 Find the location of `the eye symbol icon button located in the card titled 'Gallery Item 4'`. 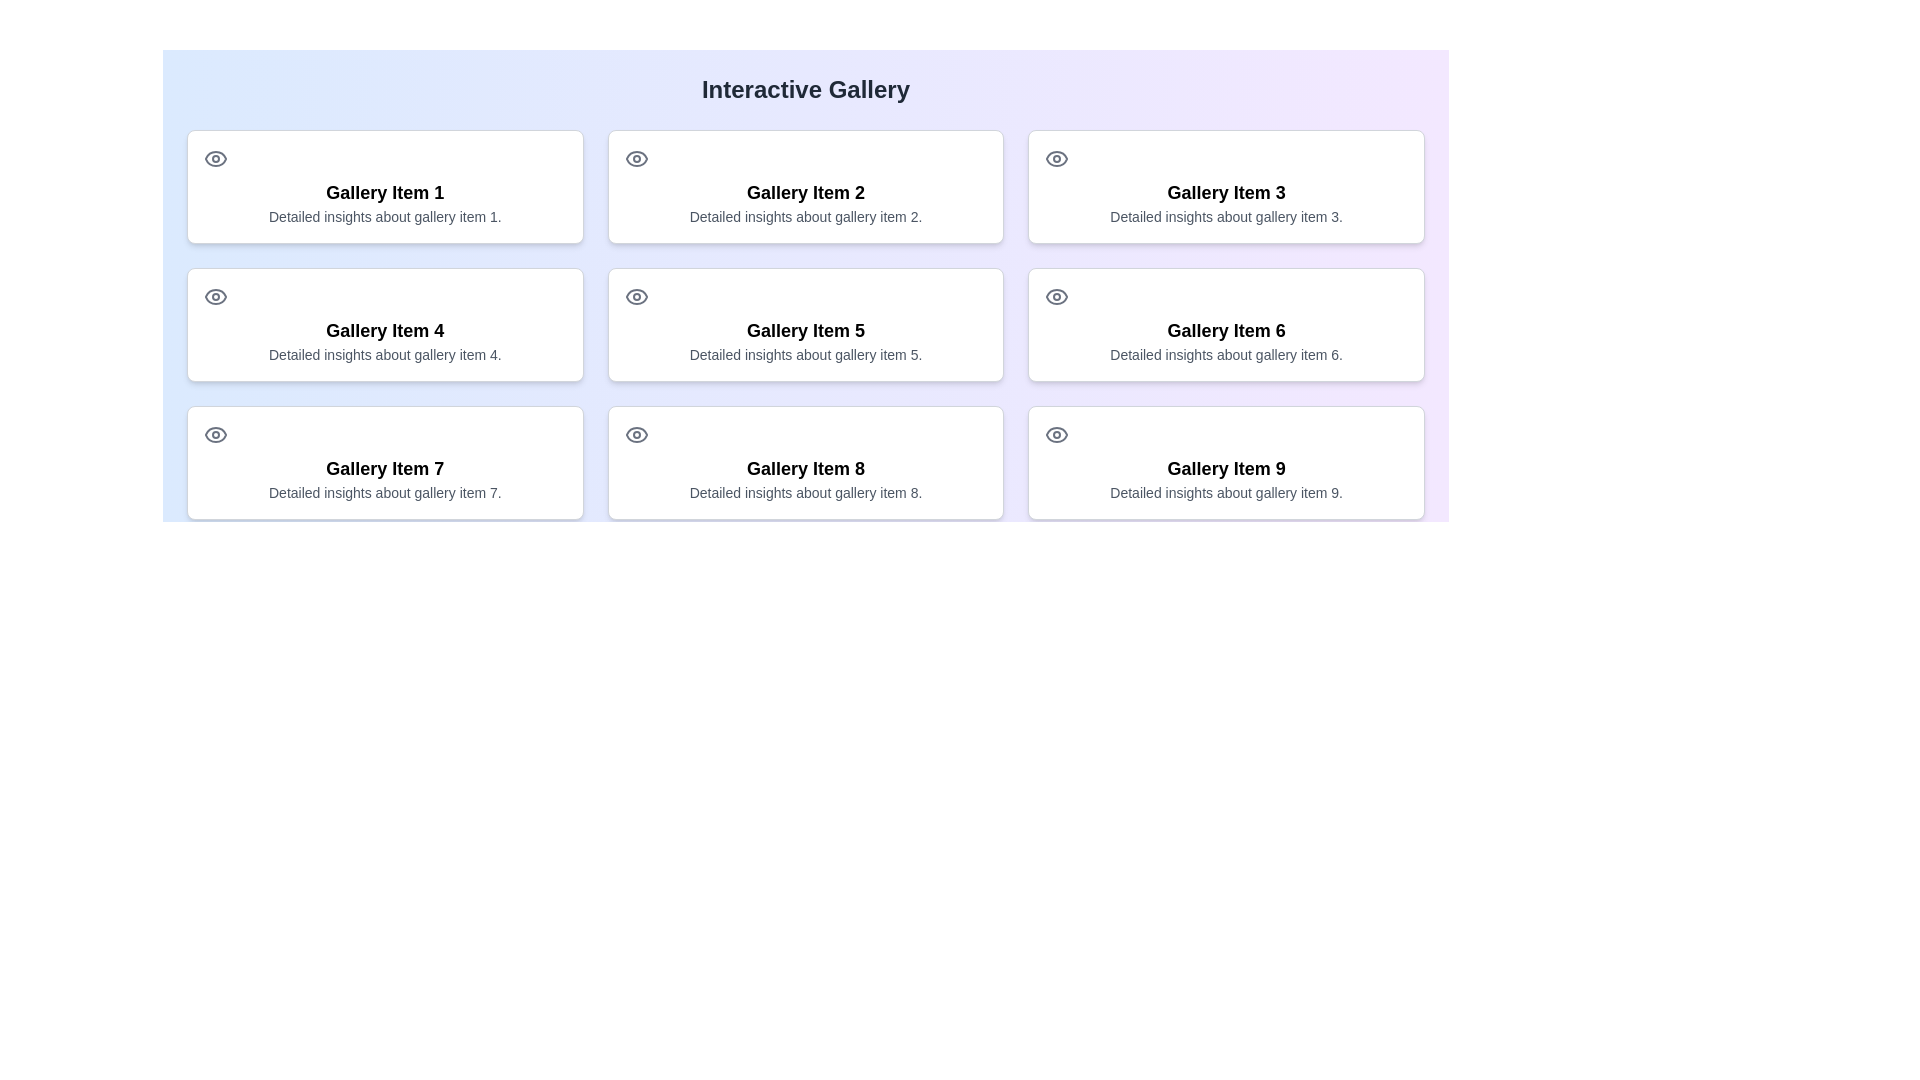

the eye symbol icon button located in the card titled 'Gallery Item 4' is located at coordinates (216, 297).